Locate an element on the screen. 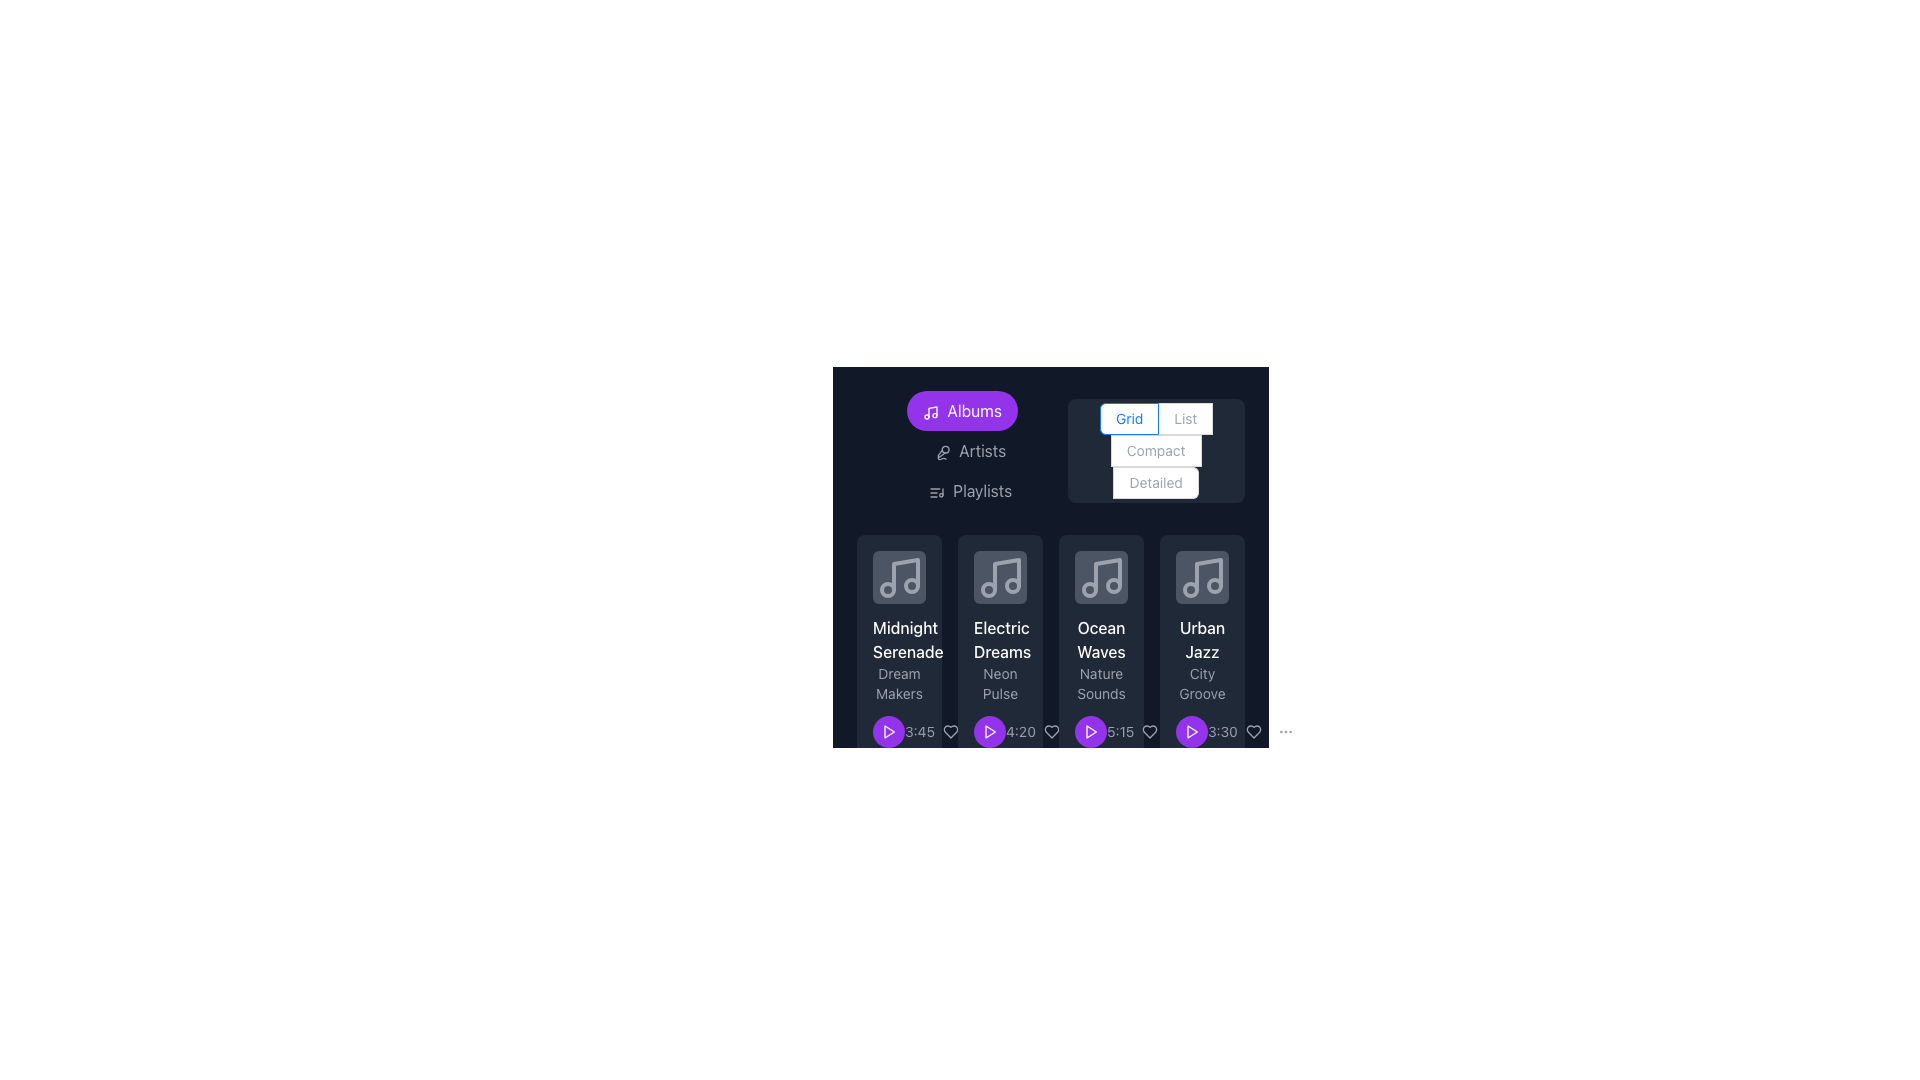 This screenshot has width=1920, height=1080. the purple circular button with a play symbol and the gray text label '3:45' in the card titled 'Midnight Serenade' to change the button's color is located at coordinates (898, 732).